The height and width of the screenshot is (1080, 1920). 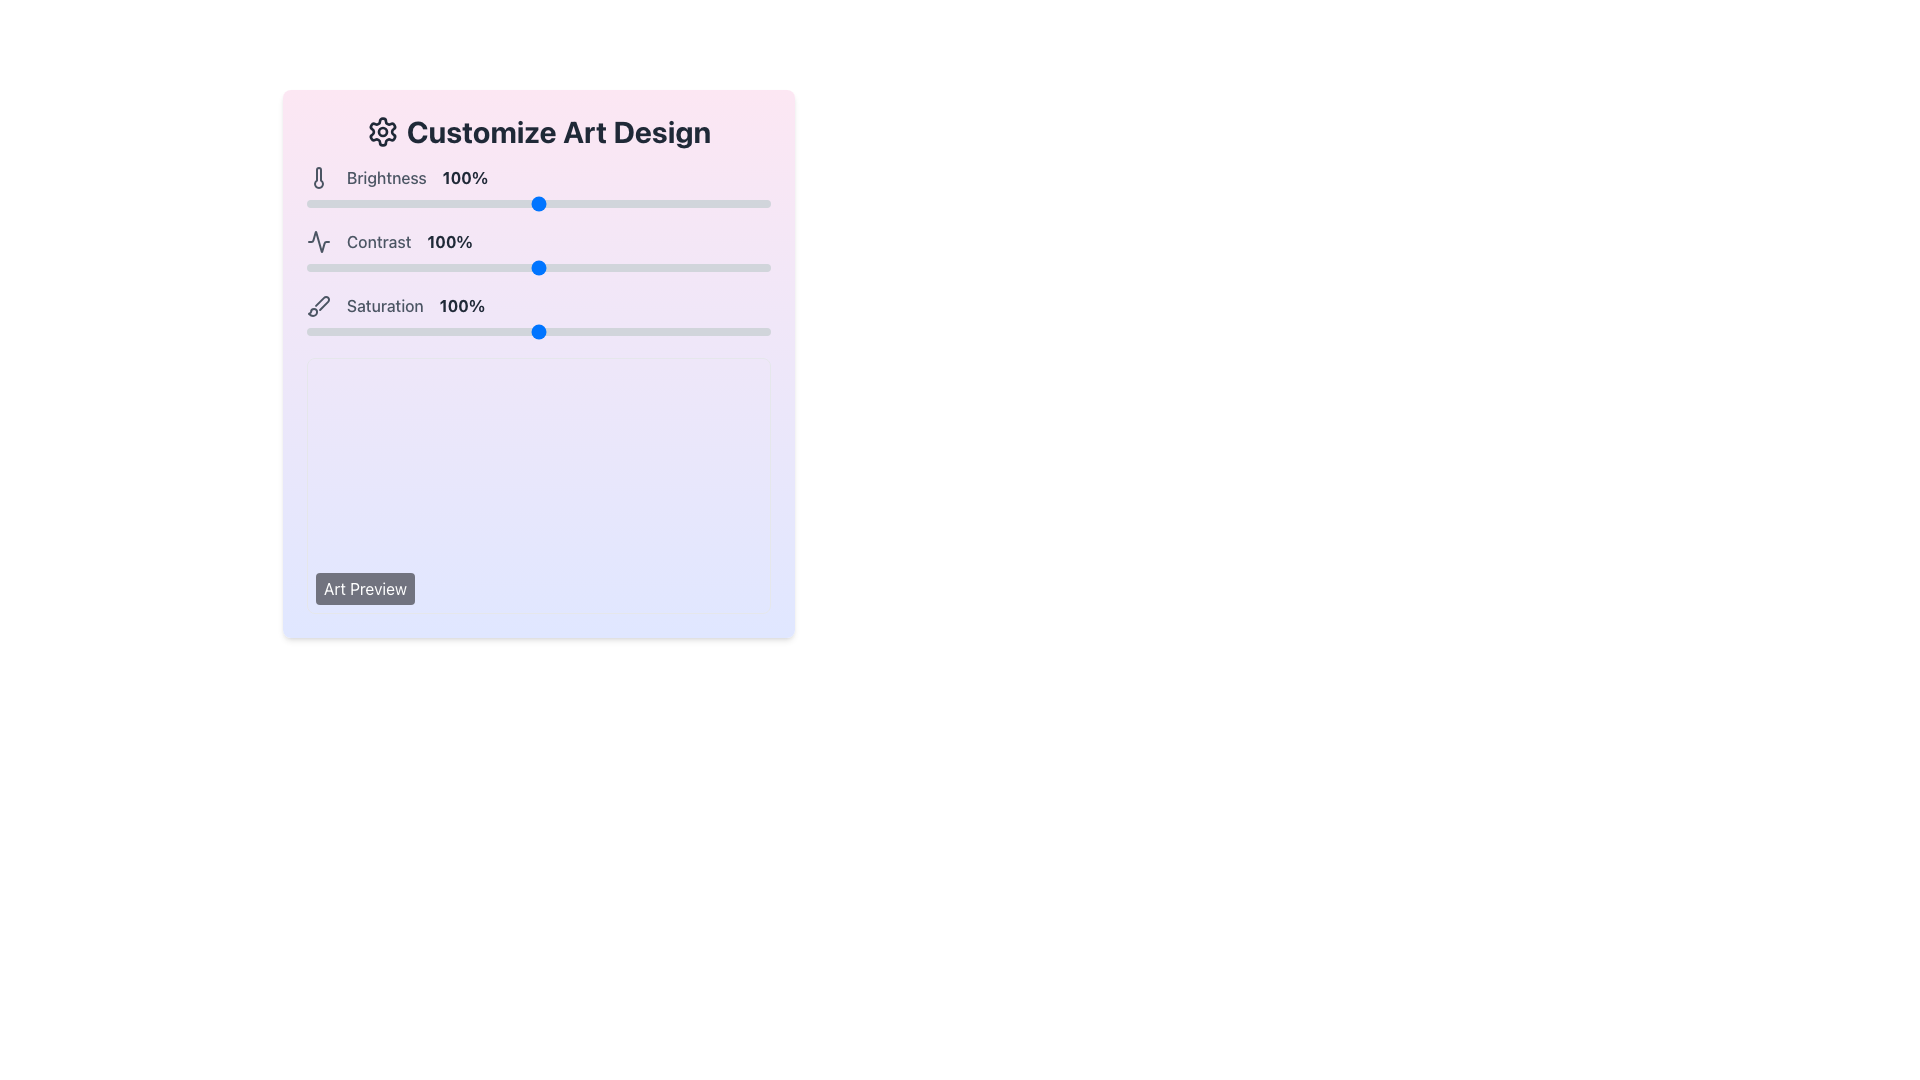 I want to click on the saturation, so click(x=312, y=330).